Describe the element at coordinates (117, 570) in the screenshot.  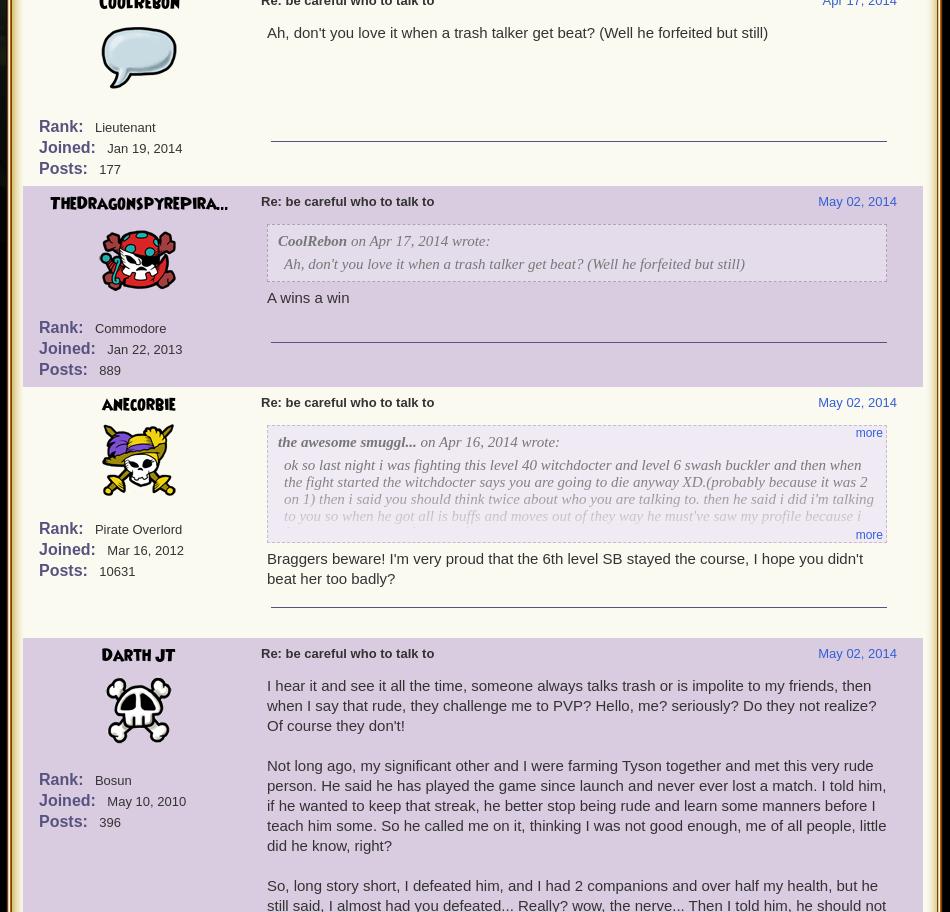
I see `'10631'` at that location.